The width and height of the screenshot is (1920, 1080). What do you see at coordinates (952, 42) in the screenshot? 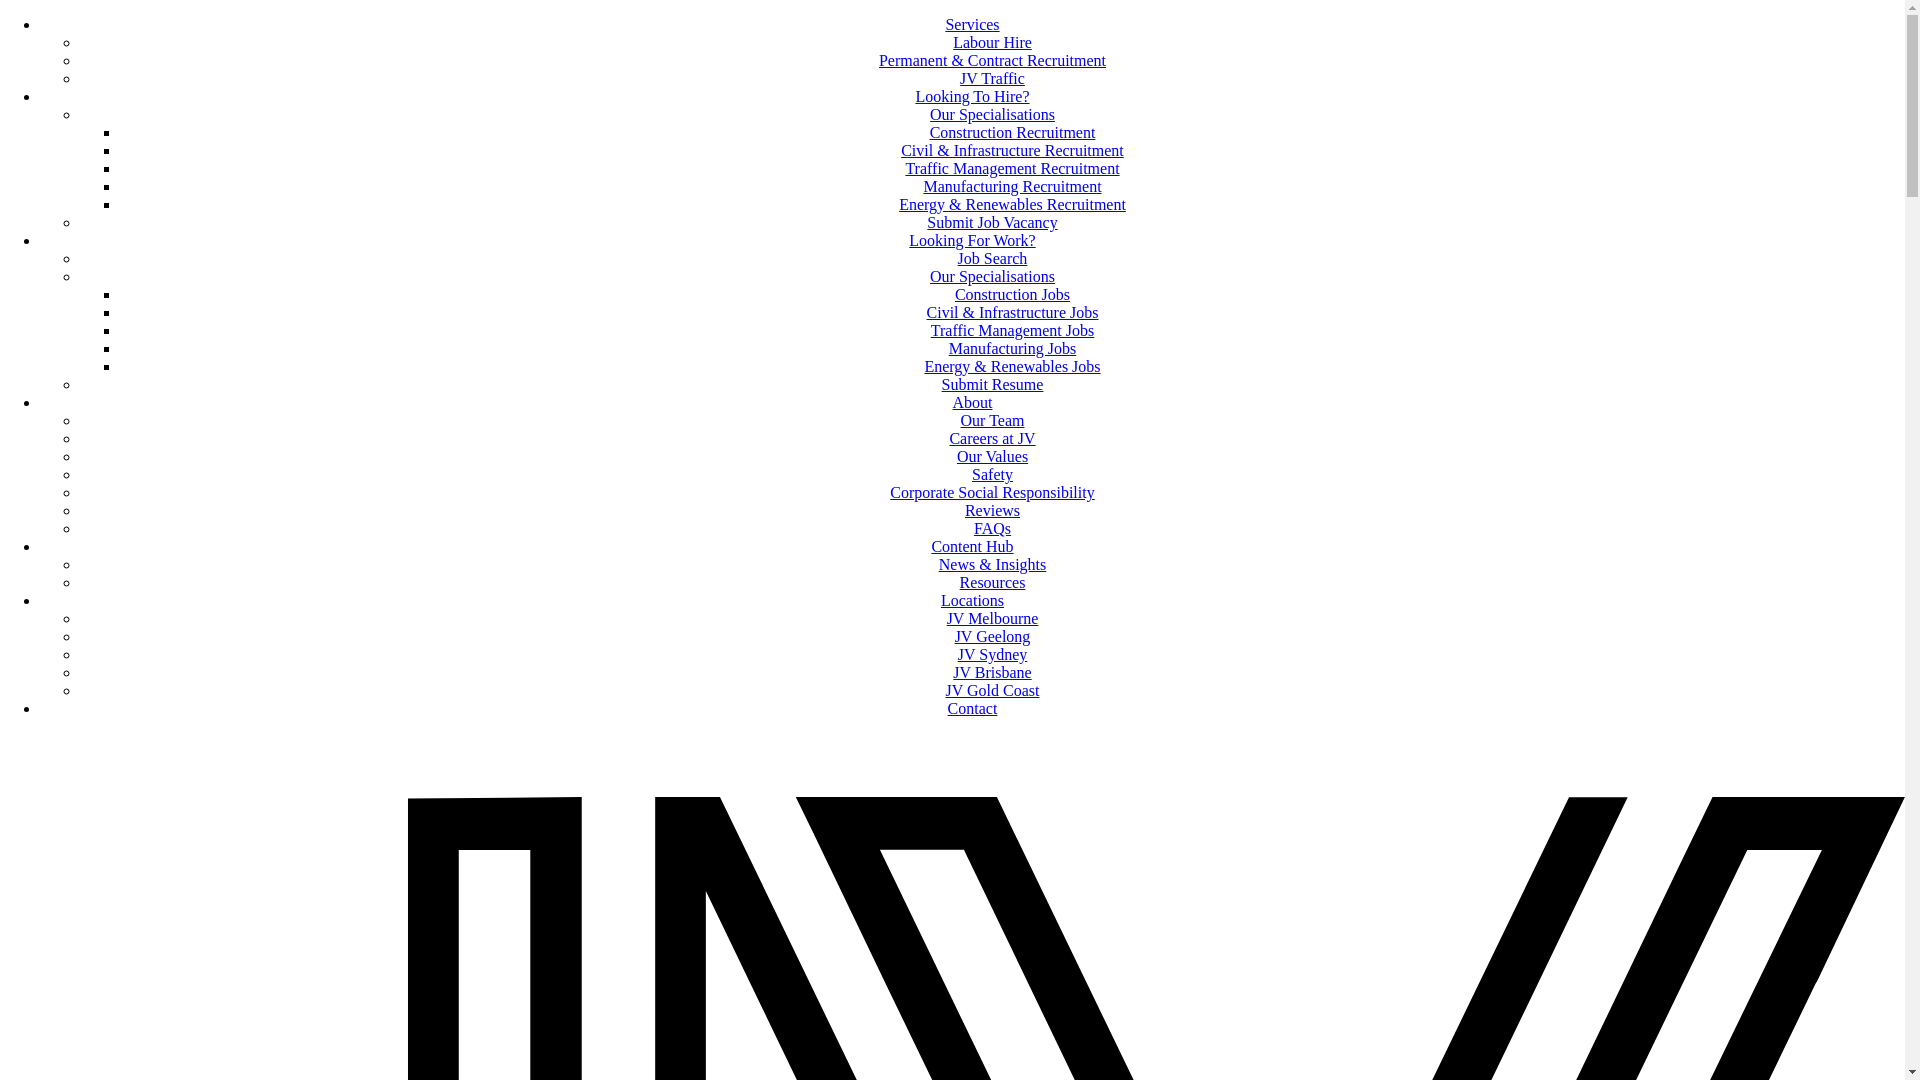
I see `'Labour Hire'` at bounding box center [952, 42].